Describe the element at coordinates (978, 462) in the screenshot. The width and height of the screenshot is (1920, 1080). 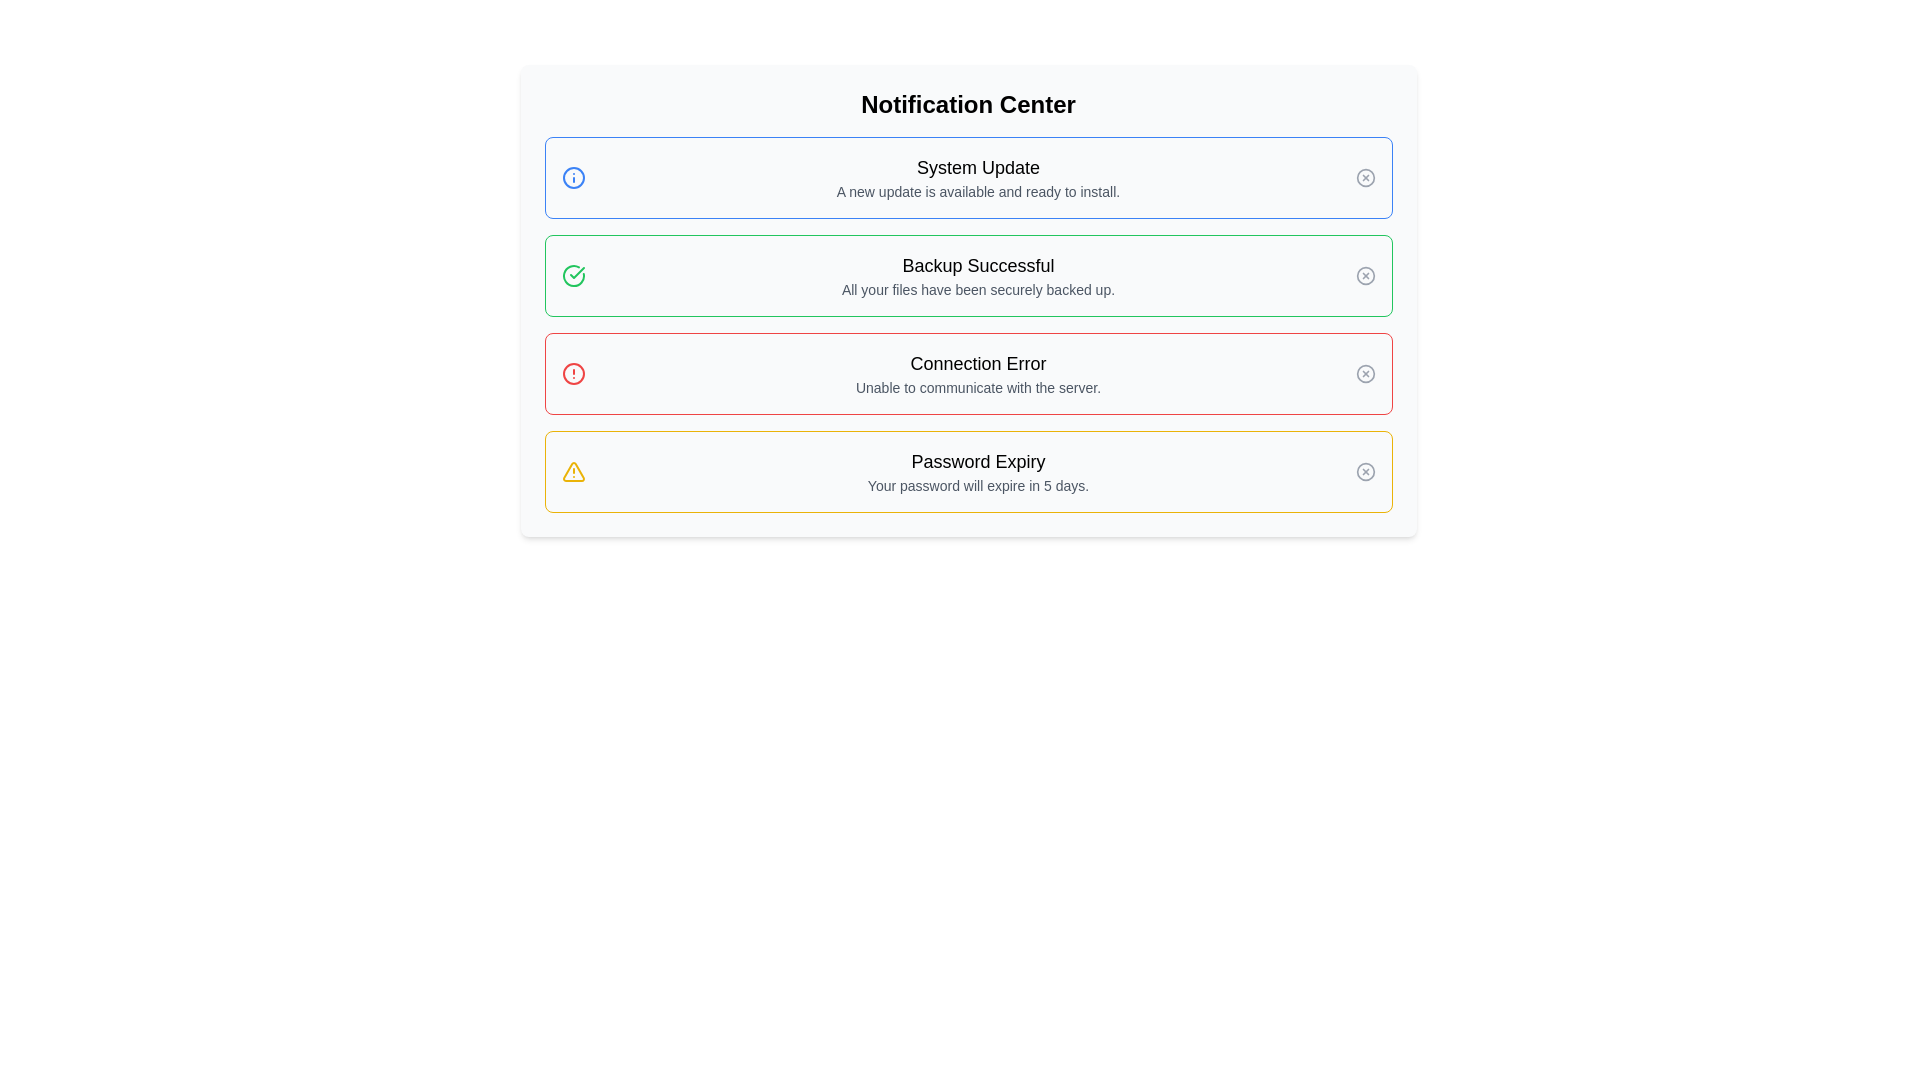
I see `the text label that serves as the header for the password expiration notification, located at the bottom of the notification center interface` at that location.